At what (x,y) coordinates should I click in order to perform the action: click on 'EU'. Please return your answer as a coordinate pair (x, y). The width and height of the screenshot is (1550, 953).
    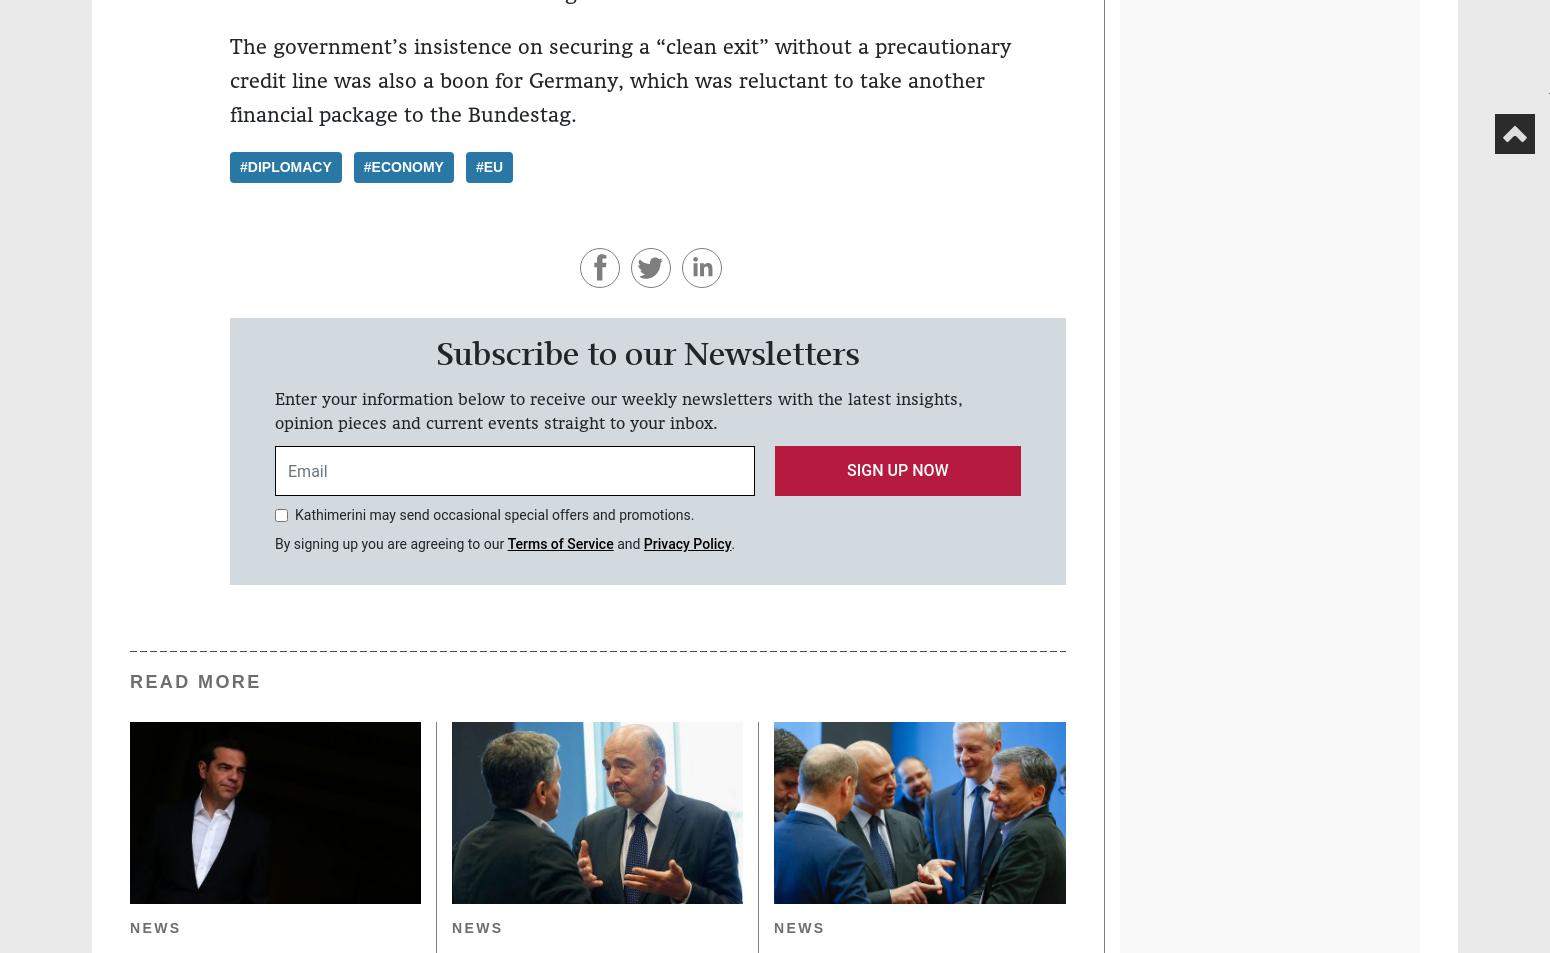
    Looking at the image, I should click on (492, 165).